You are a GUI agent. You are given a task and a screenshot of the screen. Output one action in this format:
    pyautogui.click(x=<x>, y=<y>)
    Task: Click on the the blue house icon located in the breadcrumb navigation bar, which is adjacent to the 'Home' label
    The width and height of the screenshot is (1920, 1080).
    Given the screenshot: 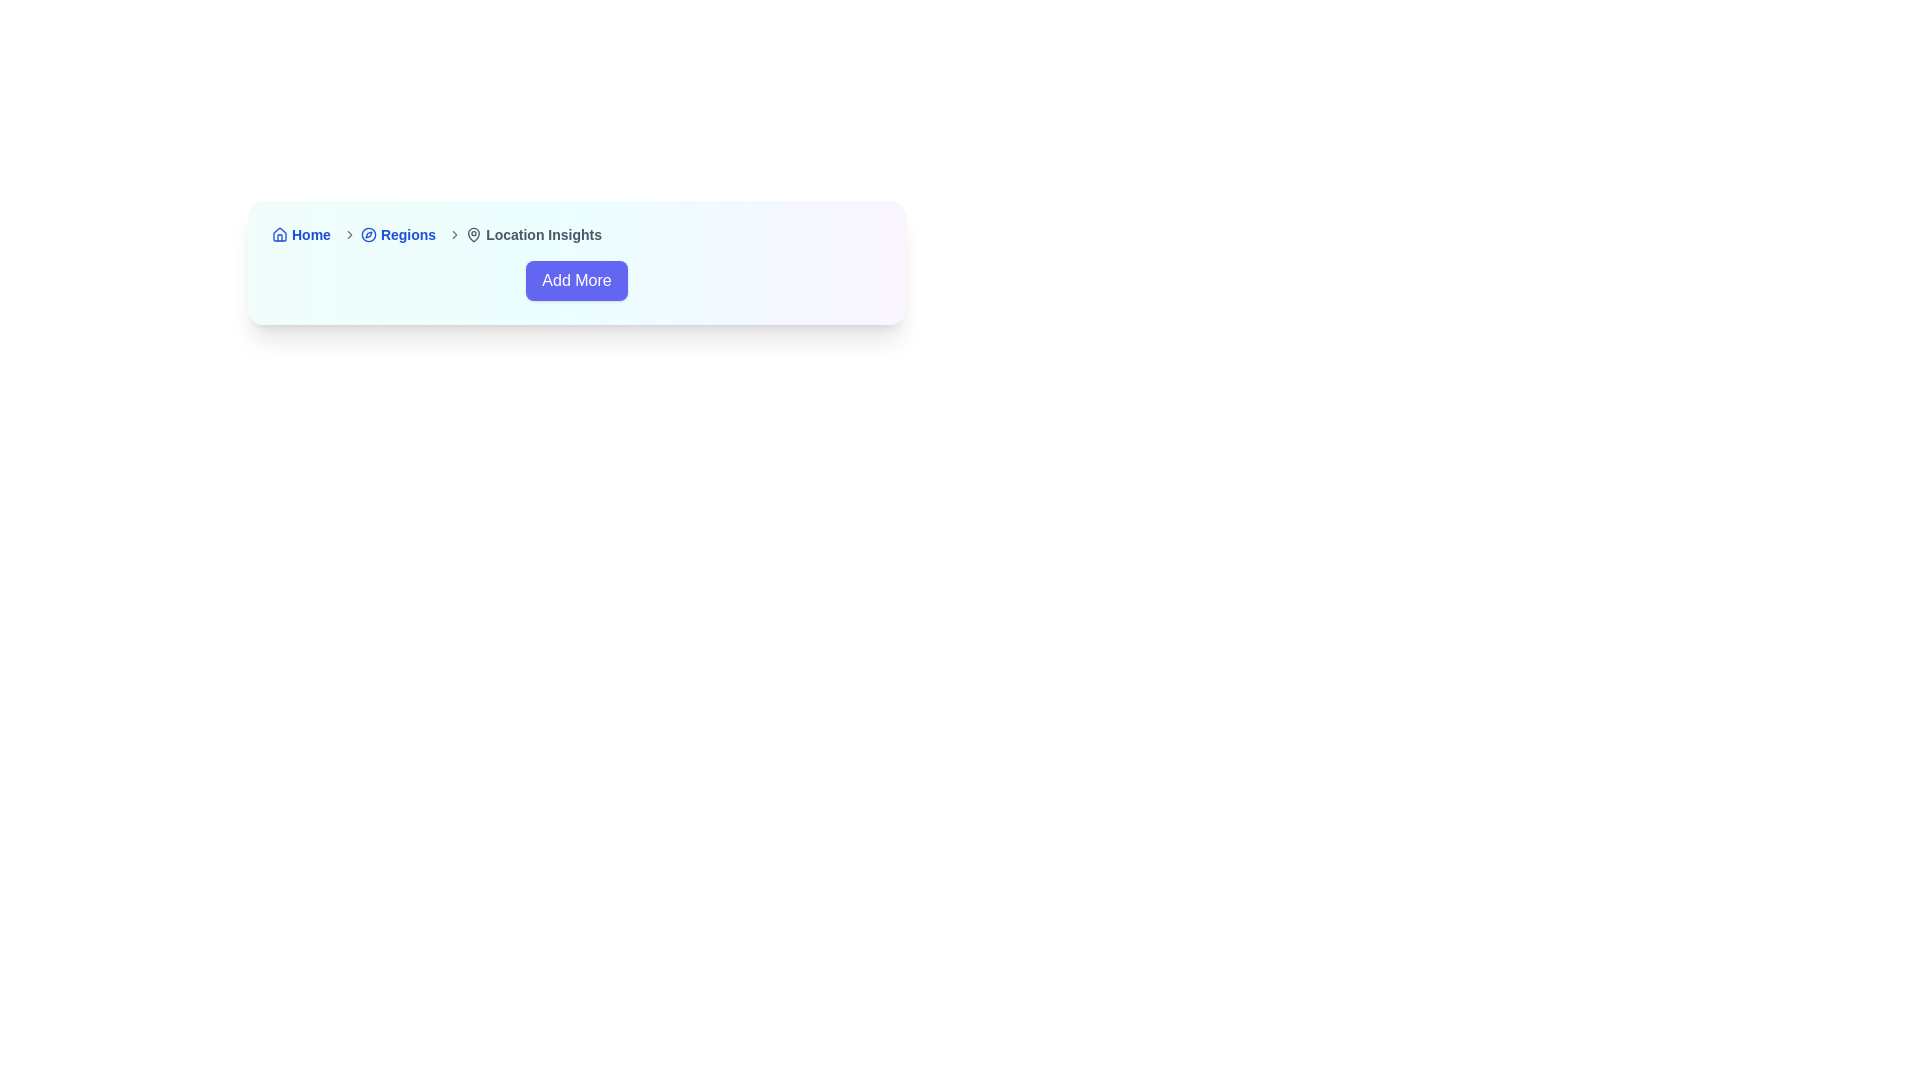 What is the action you would take?
    pyautogui.click(x=278, y=233)
    